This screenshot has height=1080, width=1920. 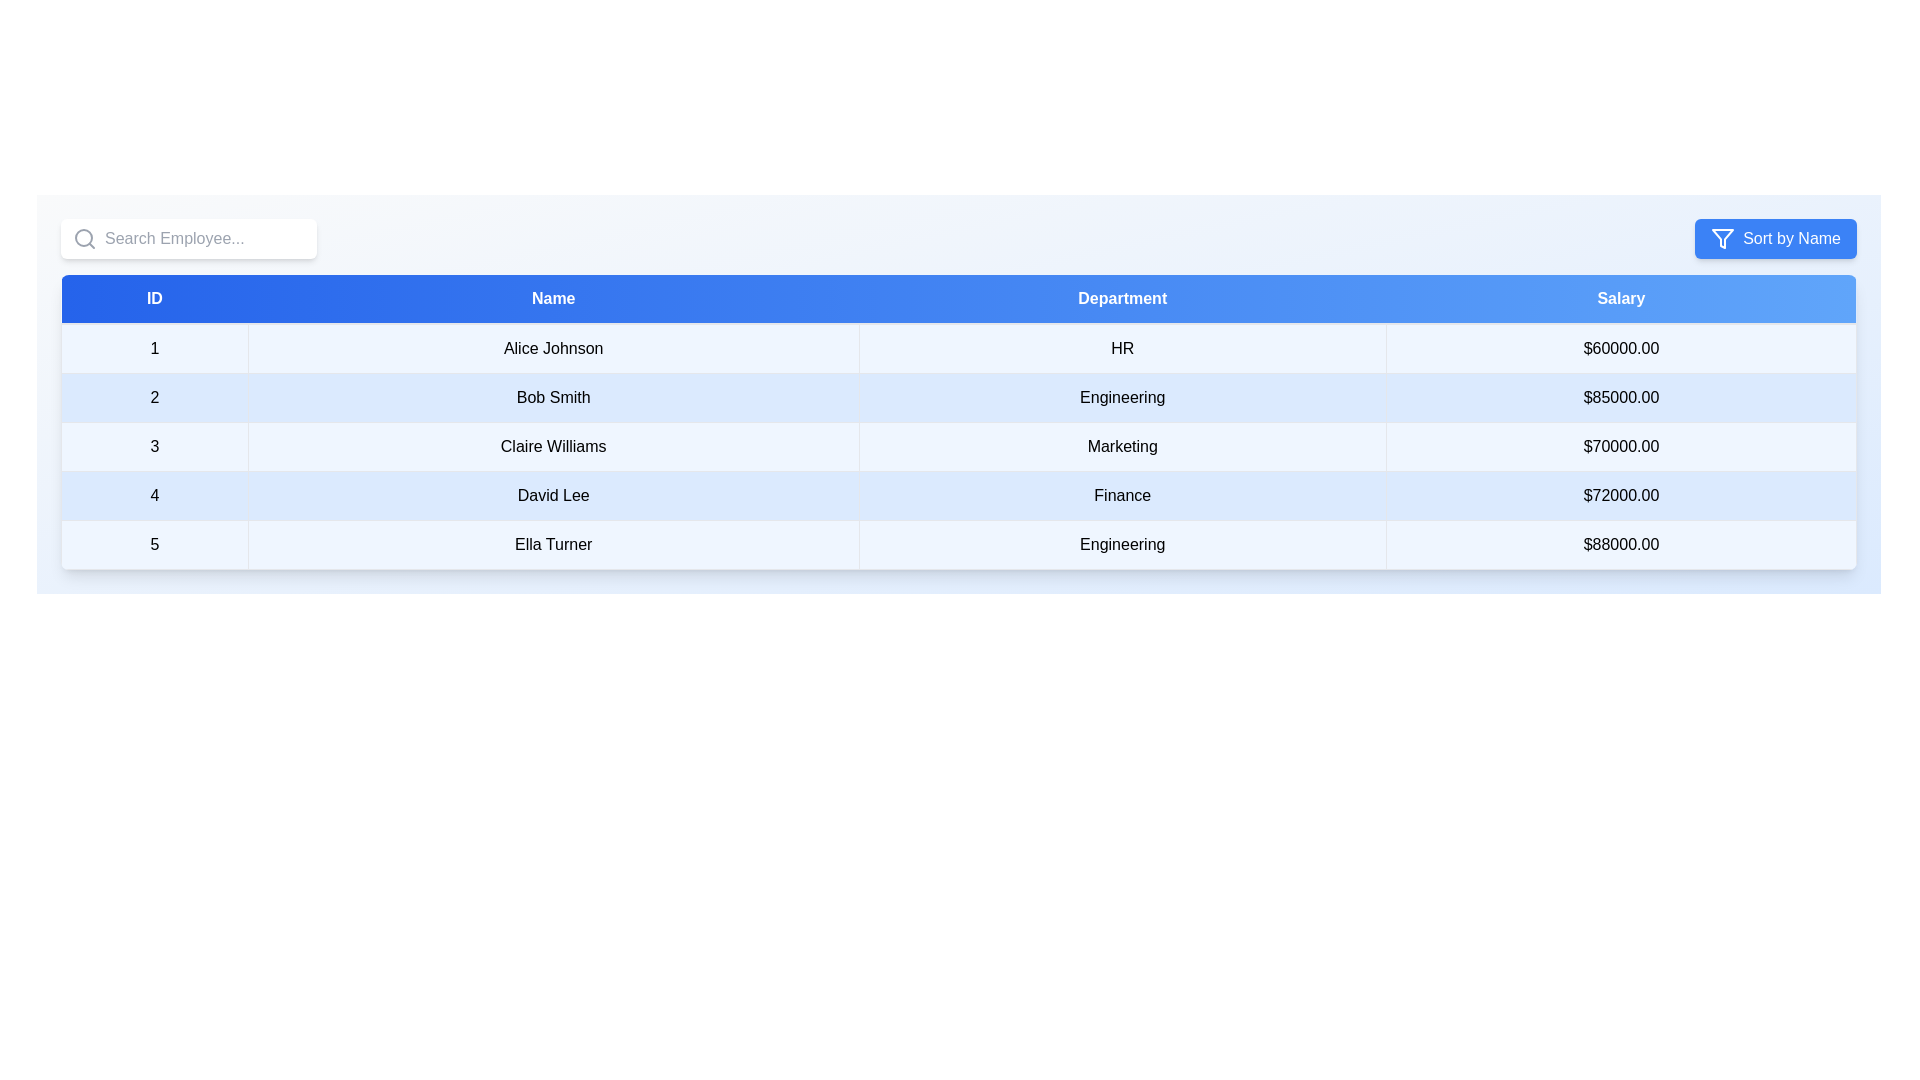 I want to click on the first cell of the data table that displays the identifier for a record, which is located in the first row and first column, so click(x=153, y=347).